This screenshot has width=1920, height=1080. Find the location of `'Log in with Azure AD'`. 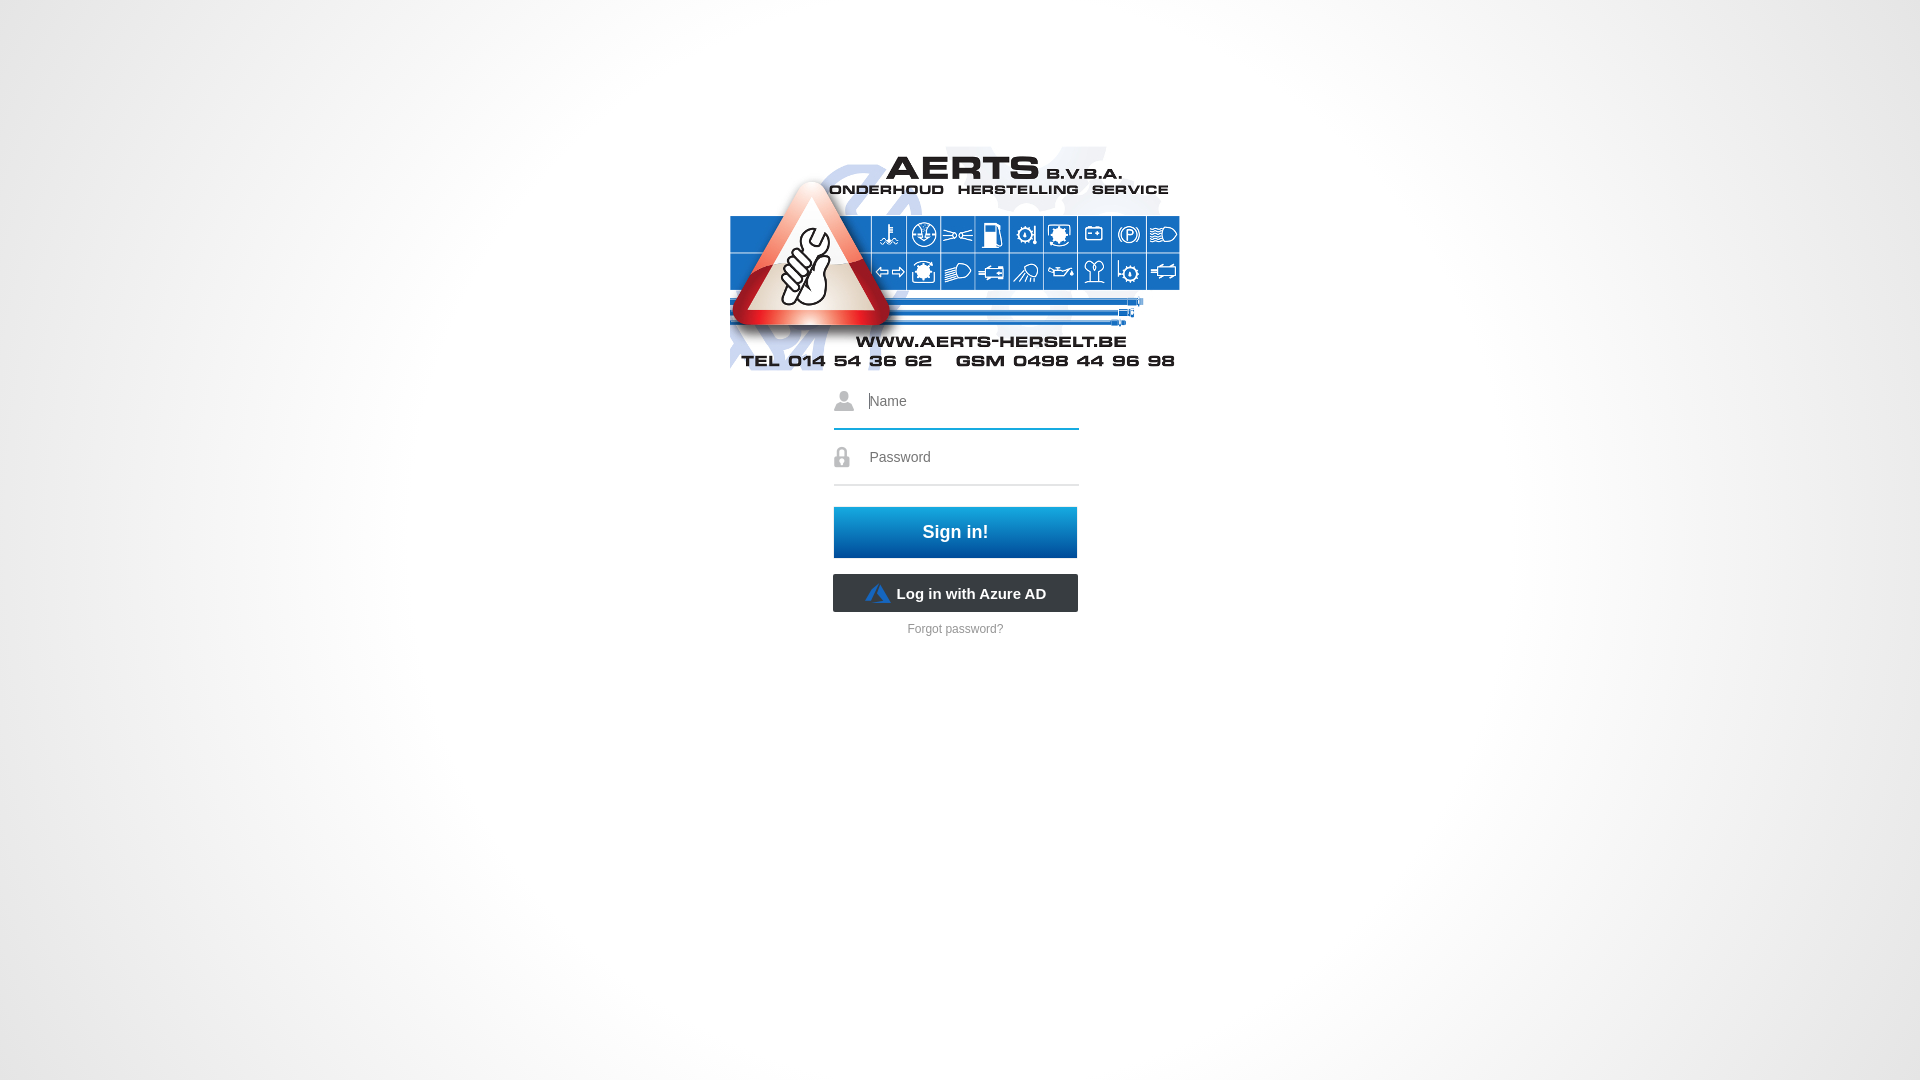

'Log in with Azure AD' is located at coordinates (954, 592).